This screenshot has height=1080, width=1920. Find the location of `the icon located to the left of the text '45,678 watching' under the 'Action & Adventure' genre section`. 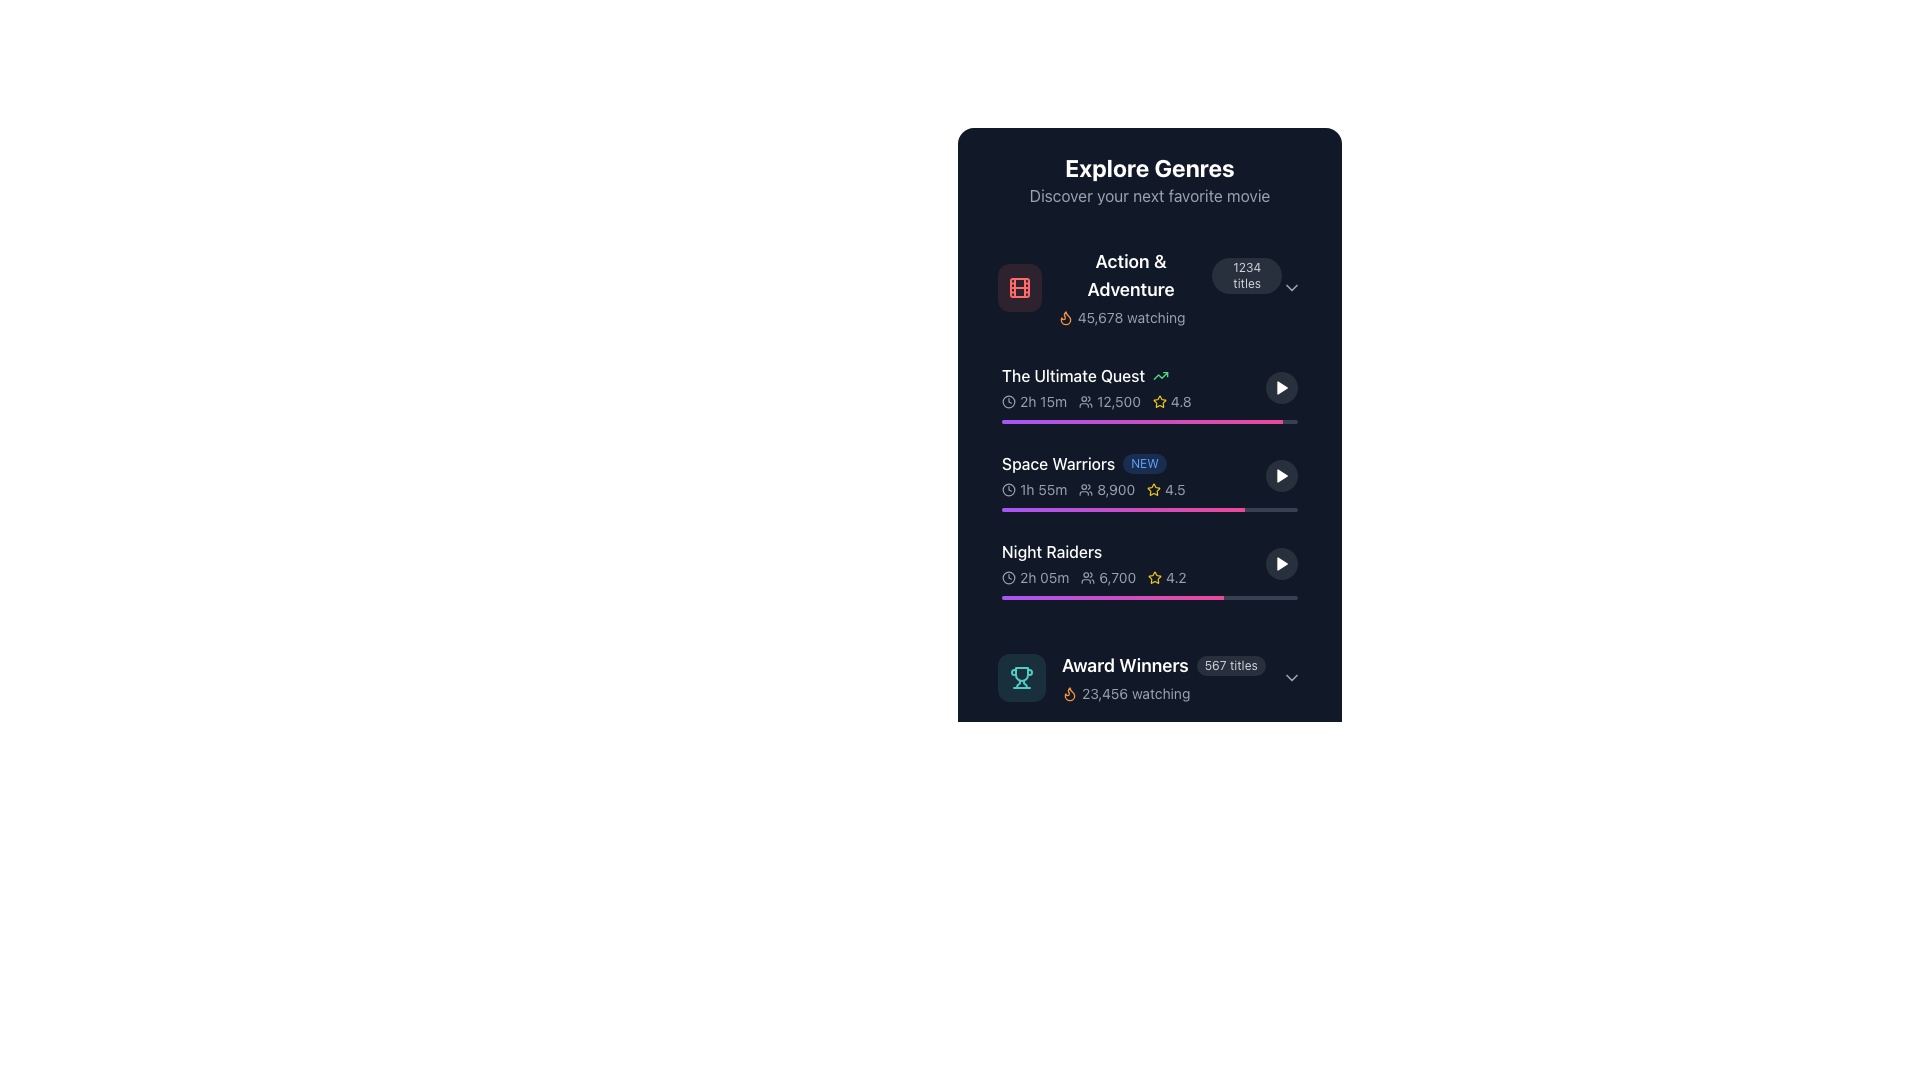

the icon located to the left of the text '45,678 watching' under the 'Action & Adventure' genre section is located at coordinates (1064, 316).